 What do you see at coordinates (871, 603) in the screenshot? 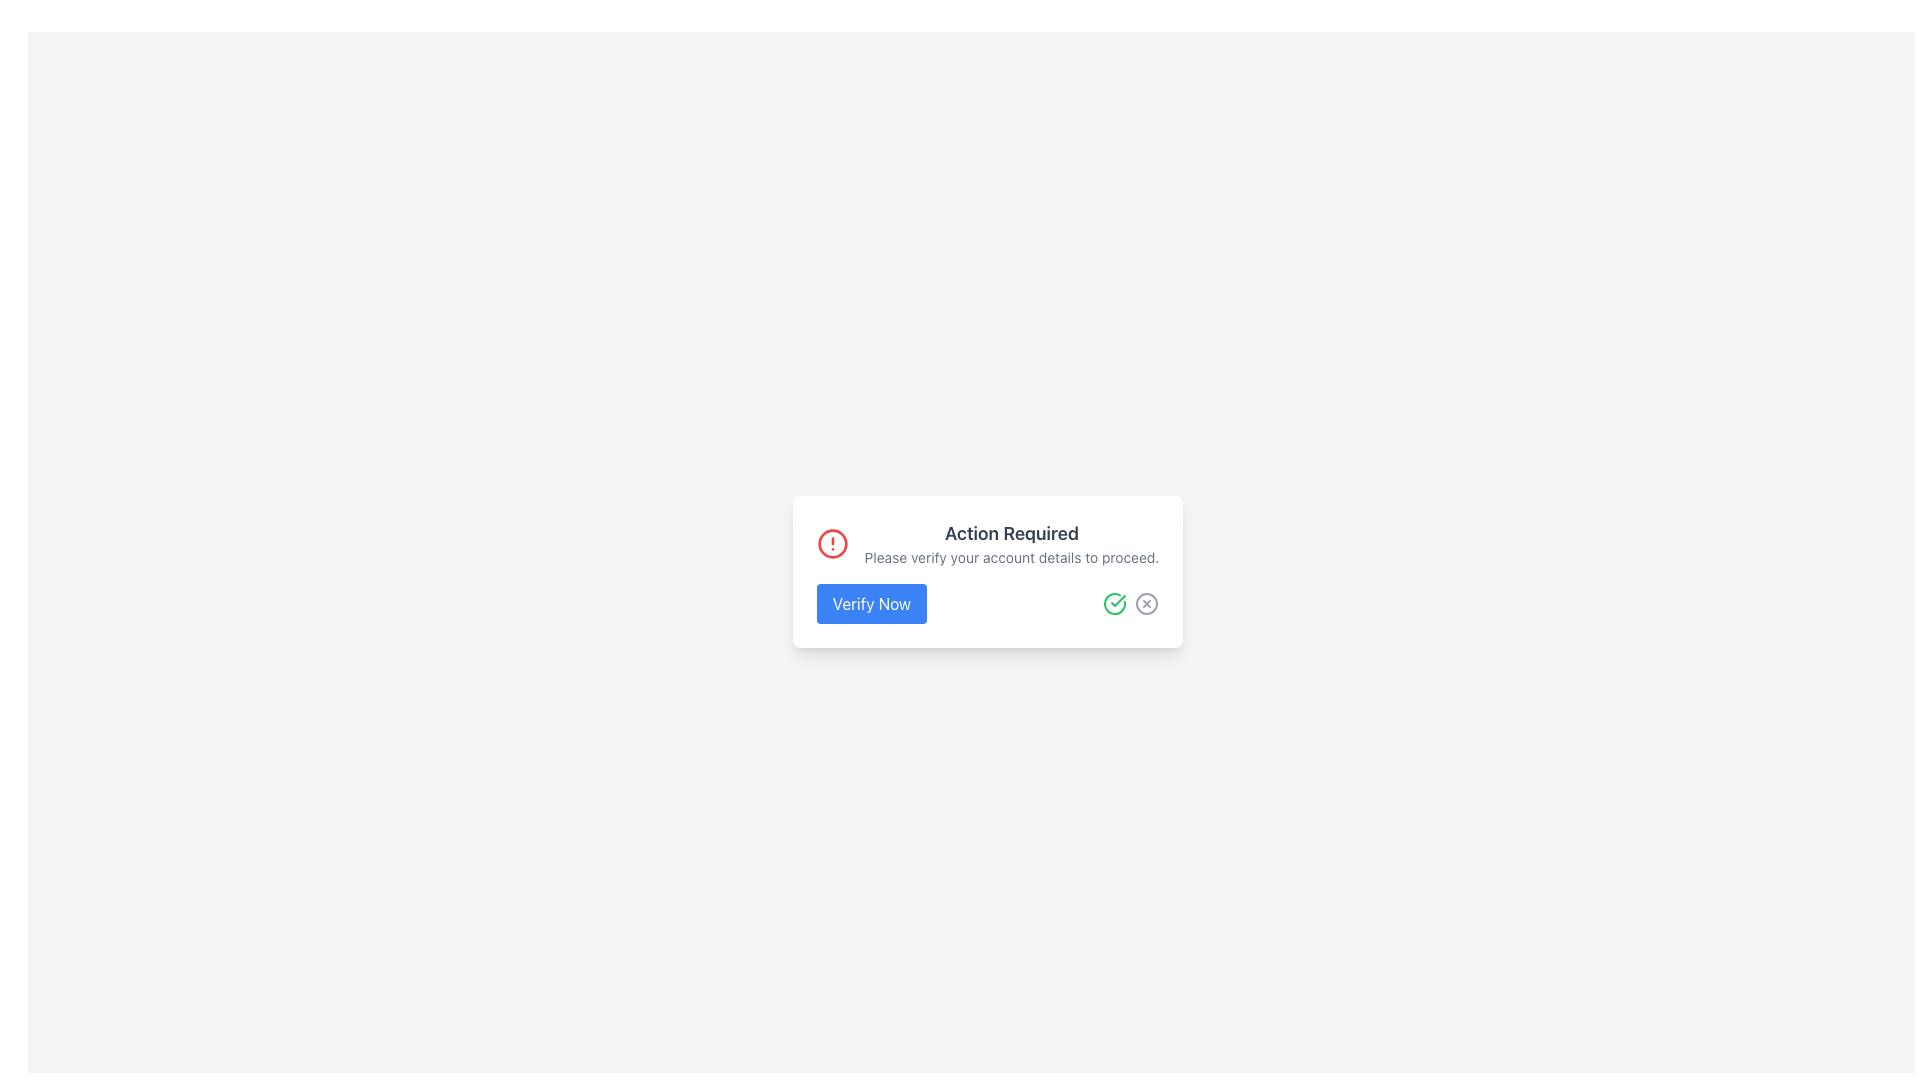
I see `the 'Verify Now' button with a blue background and white text to observe its hover effect` at bounding box center [871, 603].